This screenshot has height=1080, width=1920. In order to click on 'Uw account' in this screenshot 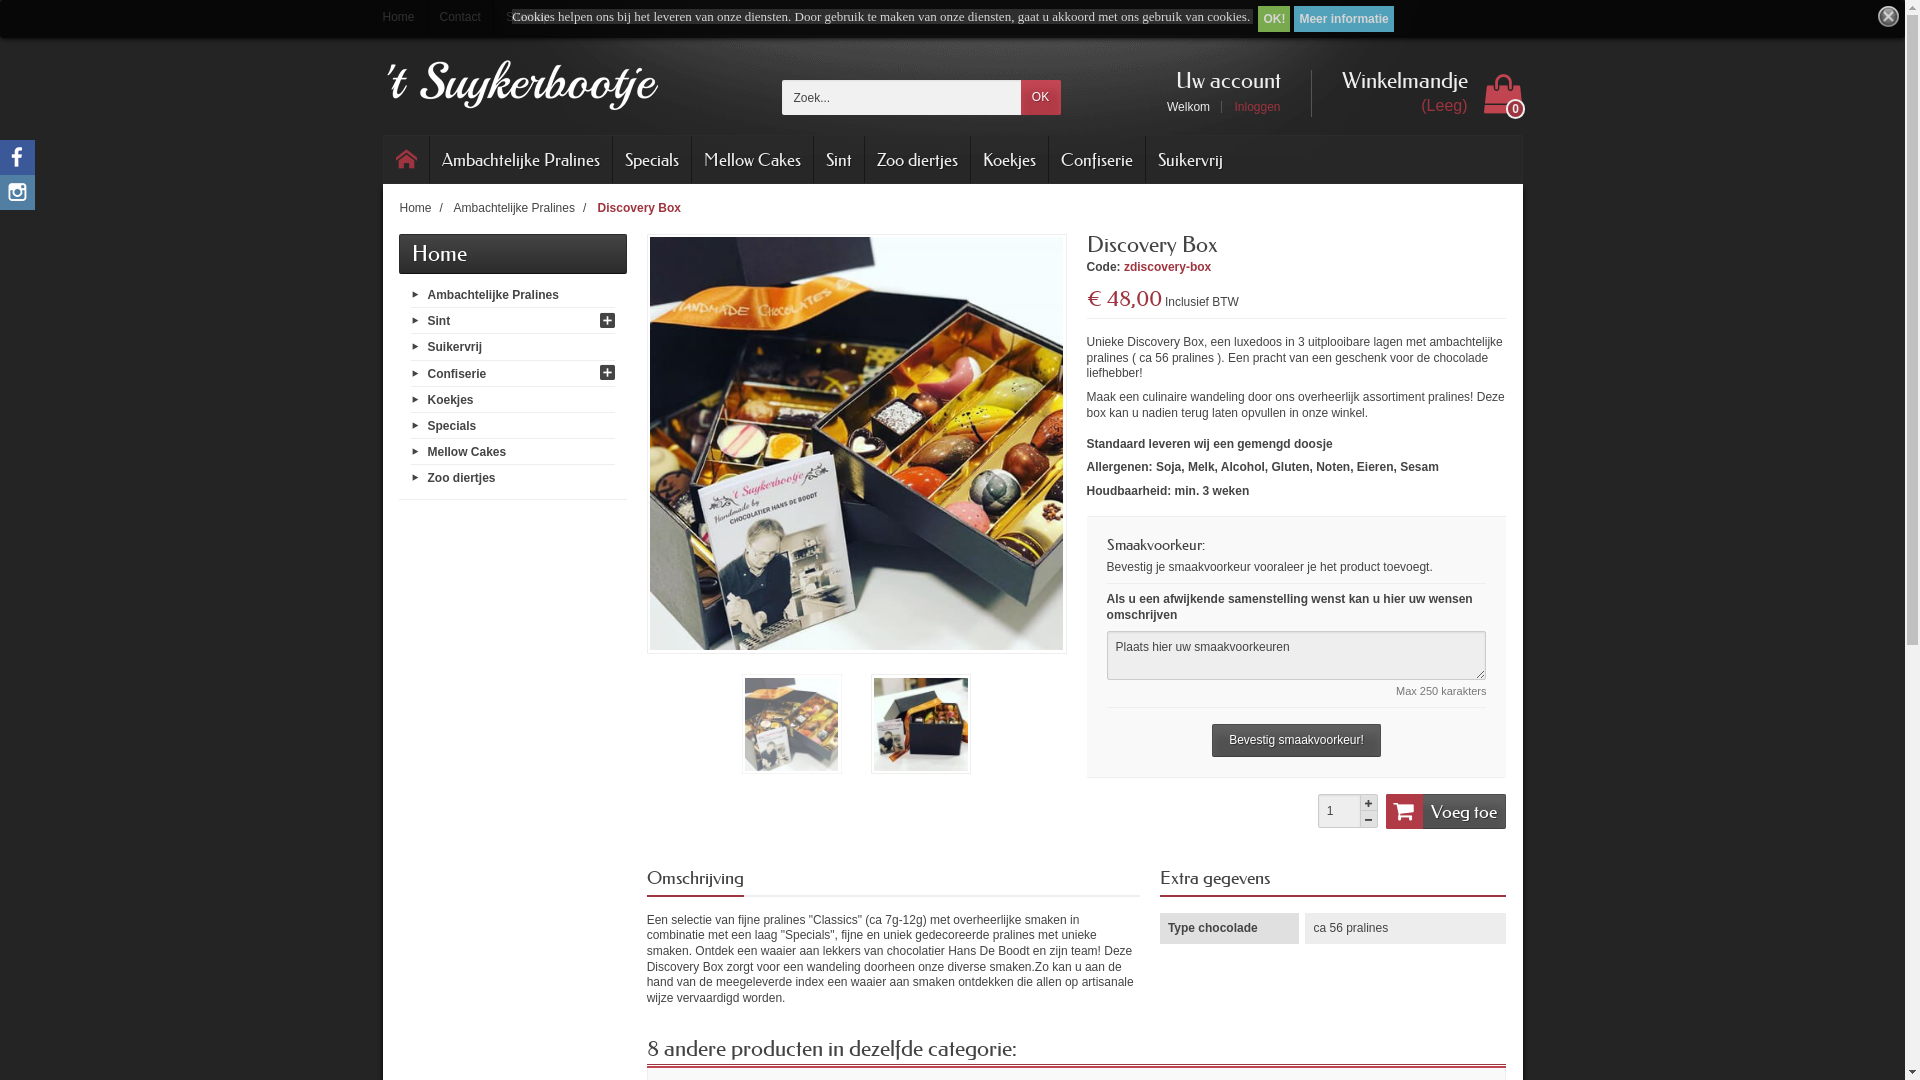, I will do `click(1223, 80)`.